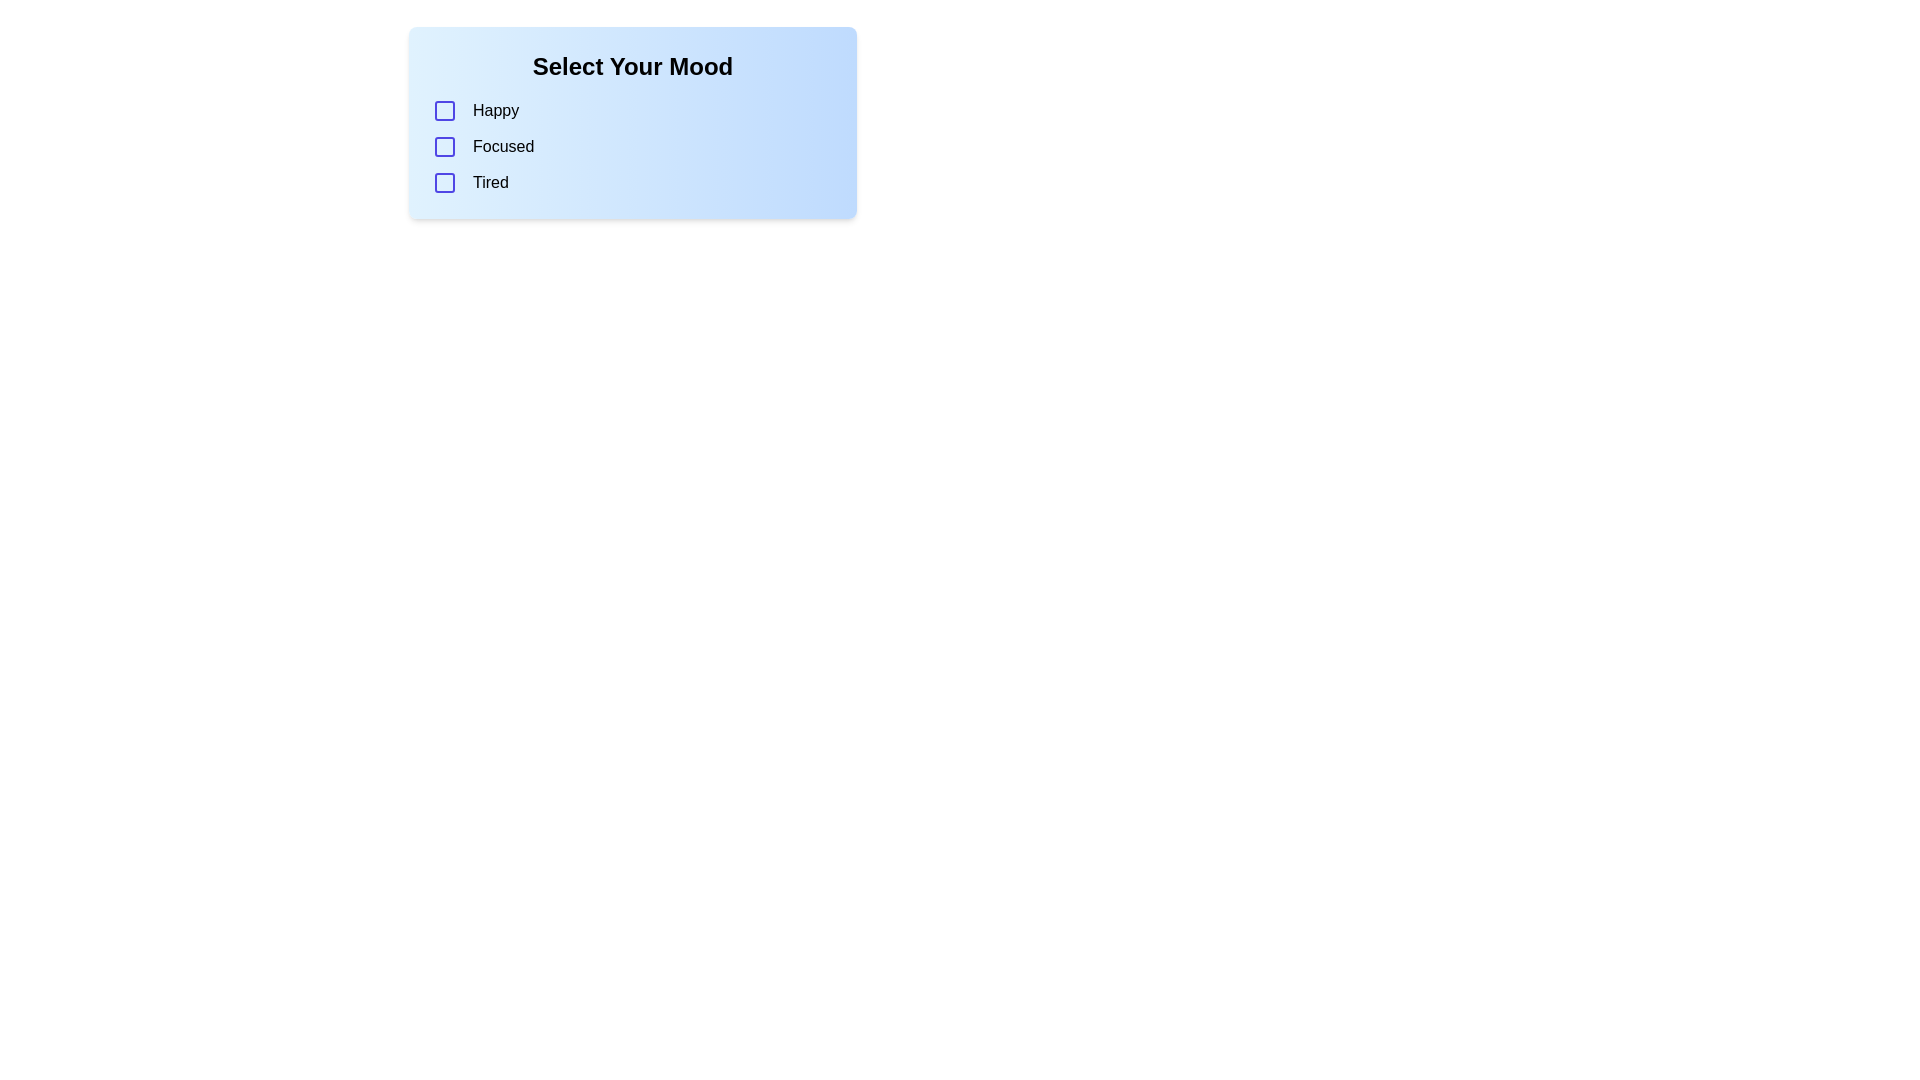  Describe the element at coordinates (444, 145) in the screenshot. I see `the checkbox labeled 'Focused'` at that location.